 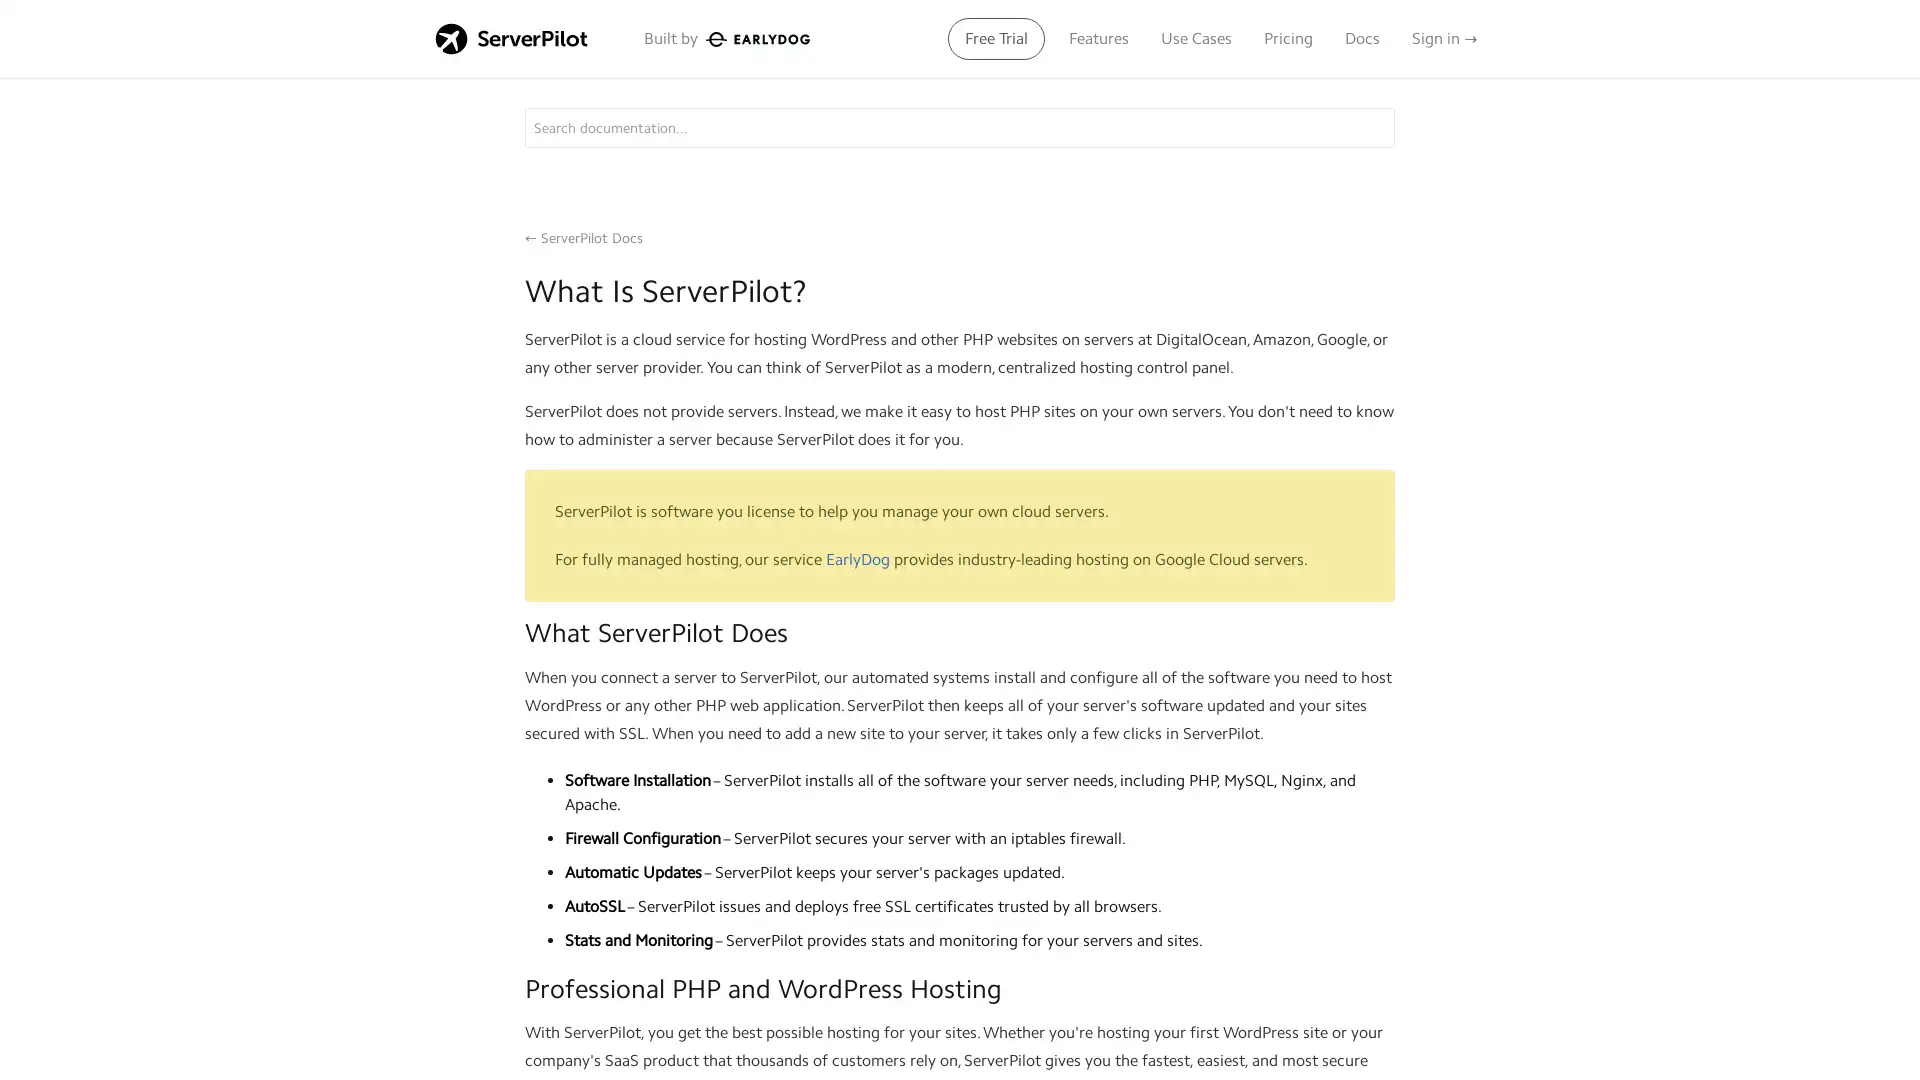 I want to click on Sign in, so click(x=1444, y=38).